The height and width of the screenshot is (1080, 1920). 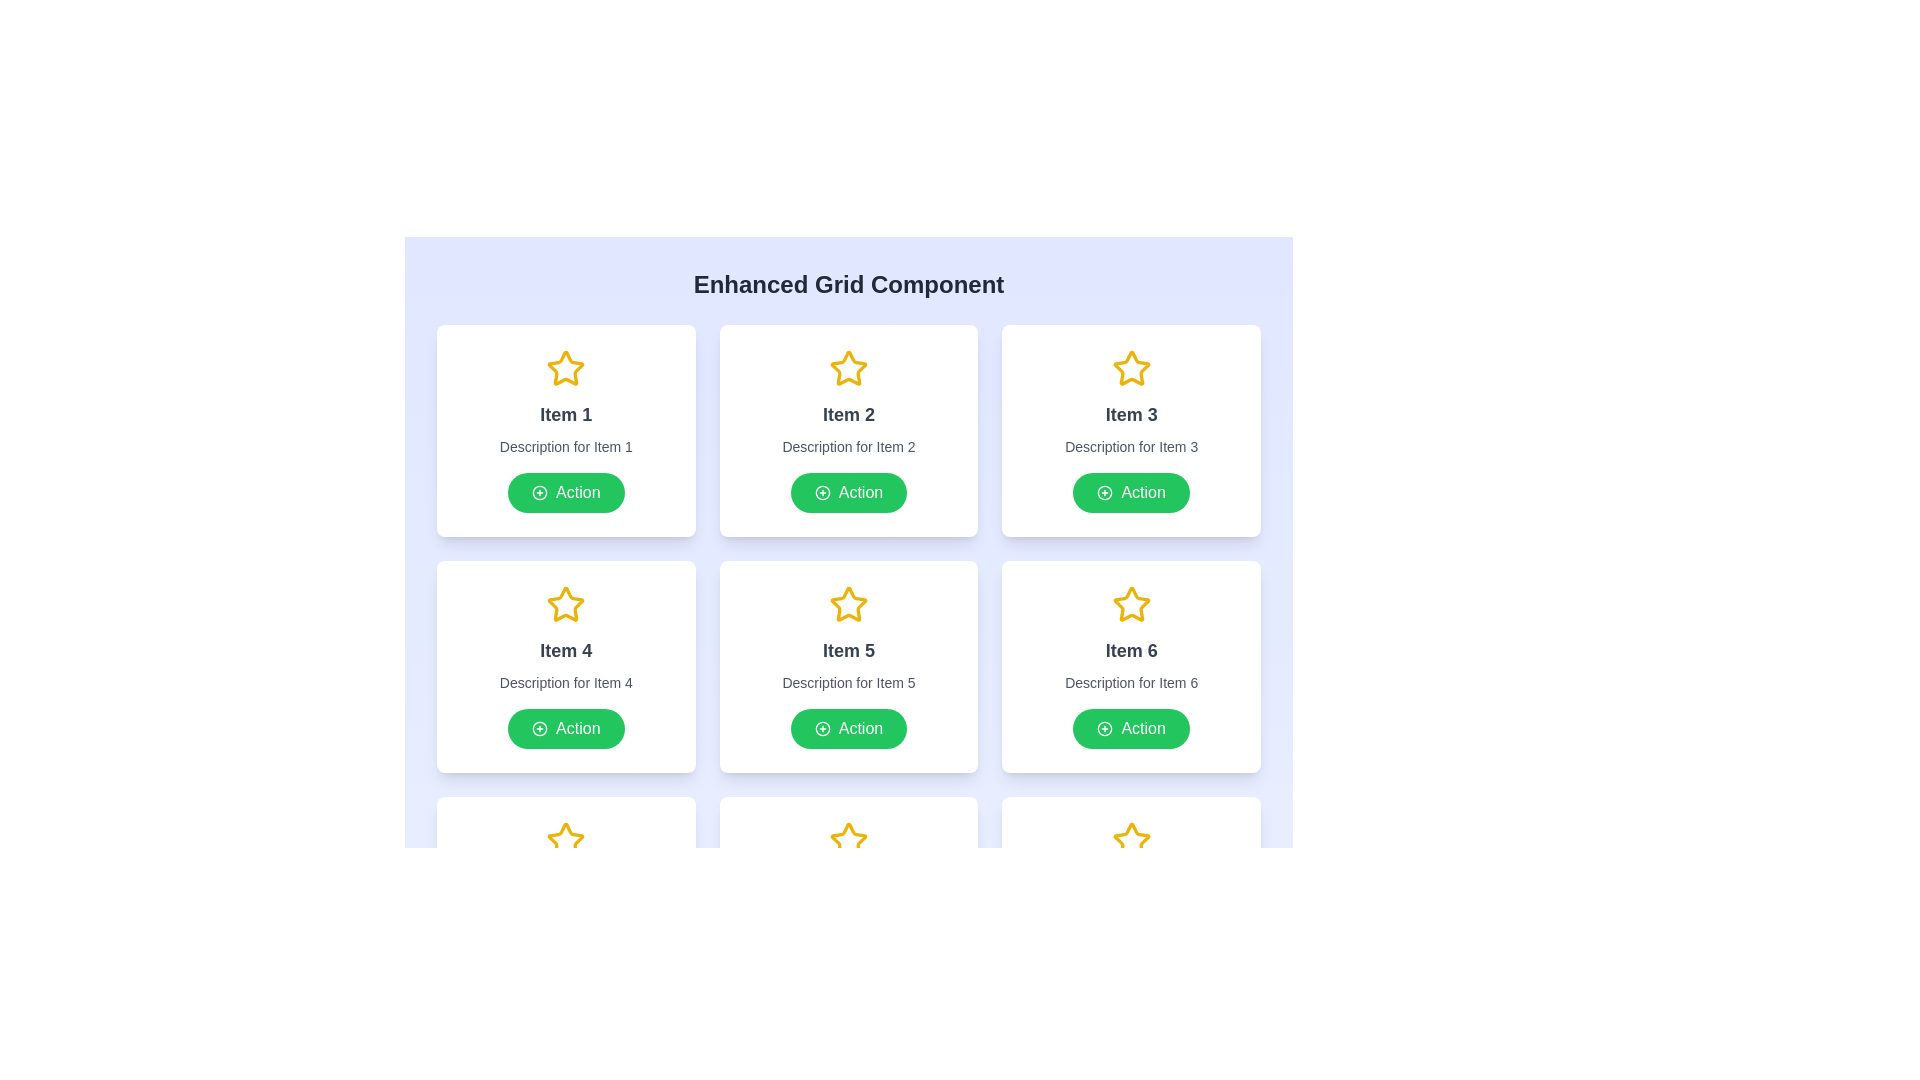 I want to click on text displayed in the Text Label element showing 'Item 1', which is located in the first box of a three-column grid layout, below a star icon and above the description text and 'Action' button, so click(x=565, y=414).